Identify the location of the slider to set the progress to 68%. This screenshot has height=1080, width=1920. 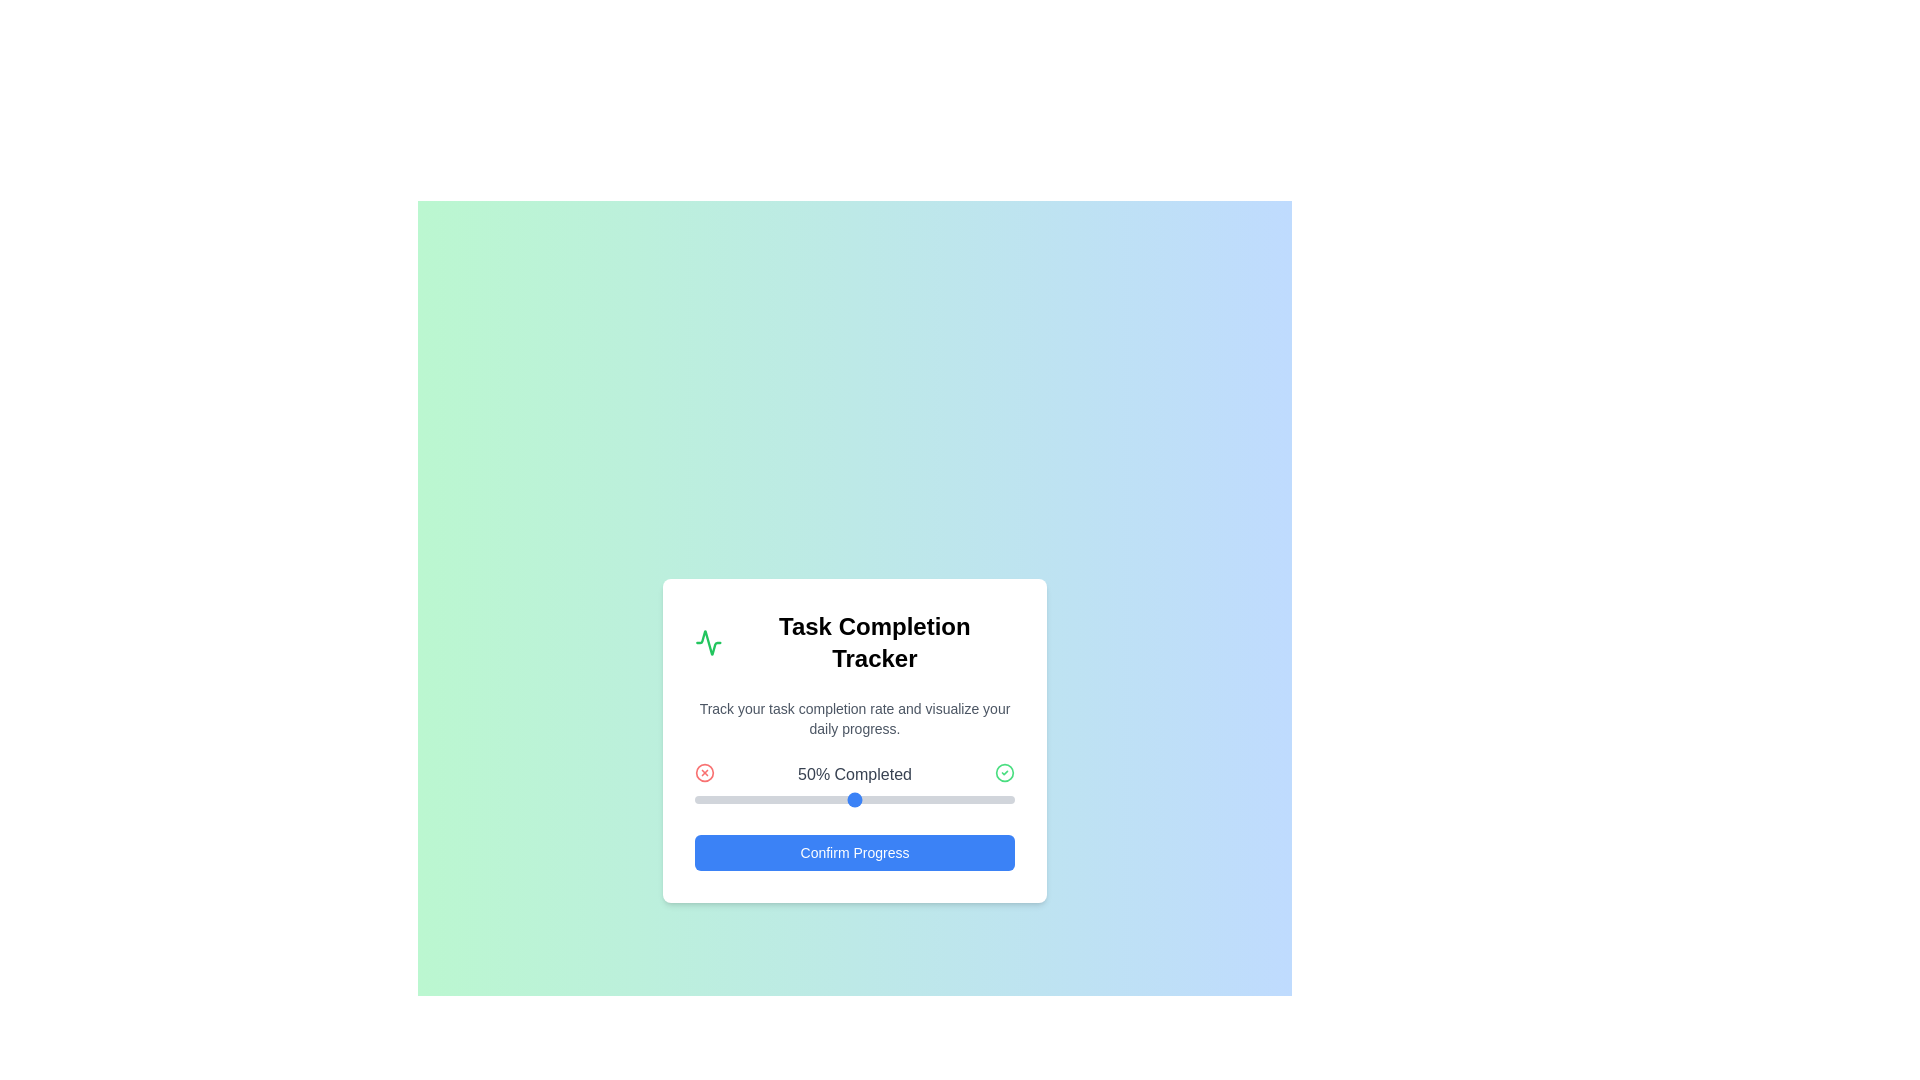
(911, 798).